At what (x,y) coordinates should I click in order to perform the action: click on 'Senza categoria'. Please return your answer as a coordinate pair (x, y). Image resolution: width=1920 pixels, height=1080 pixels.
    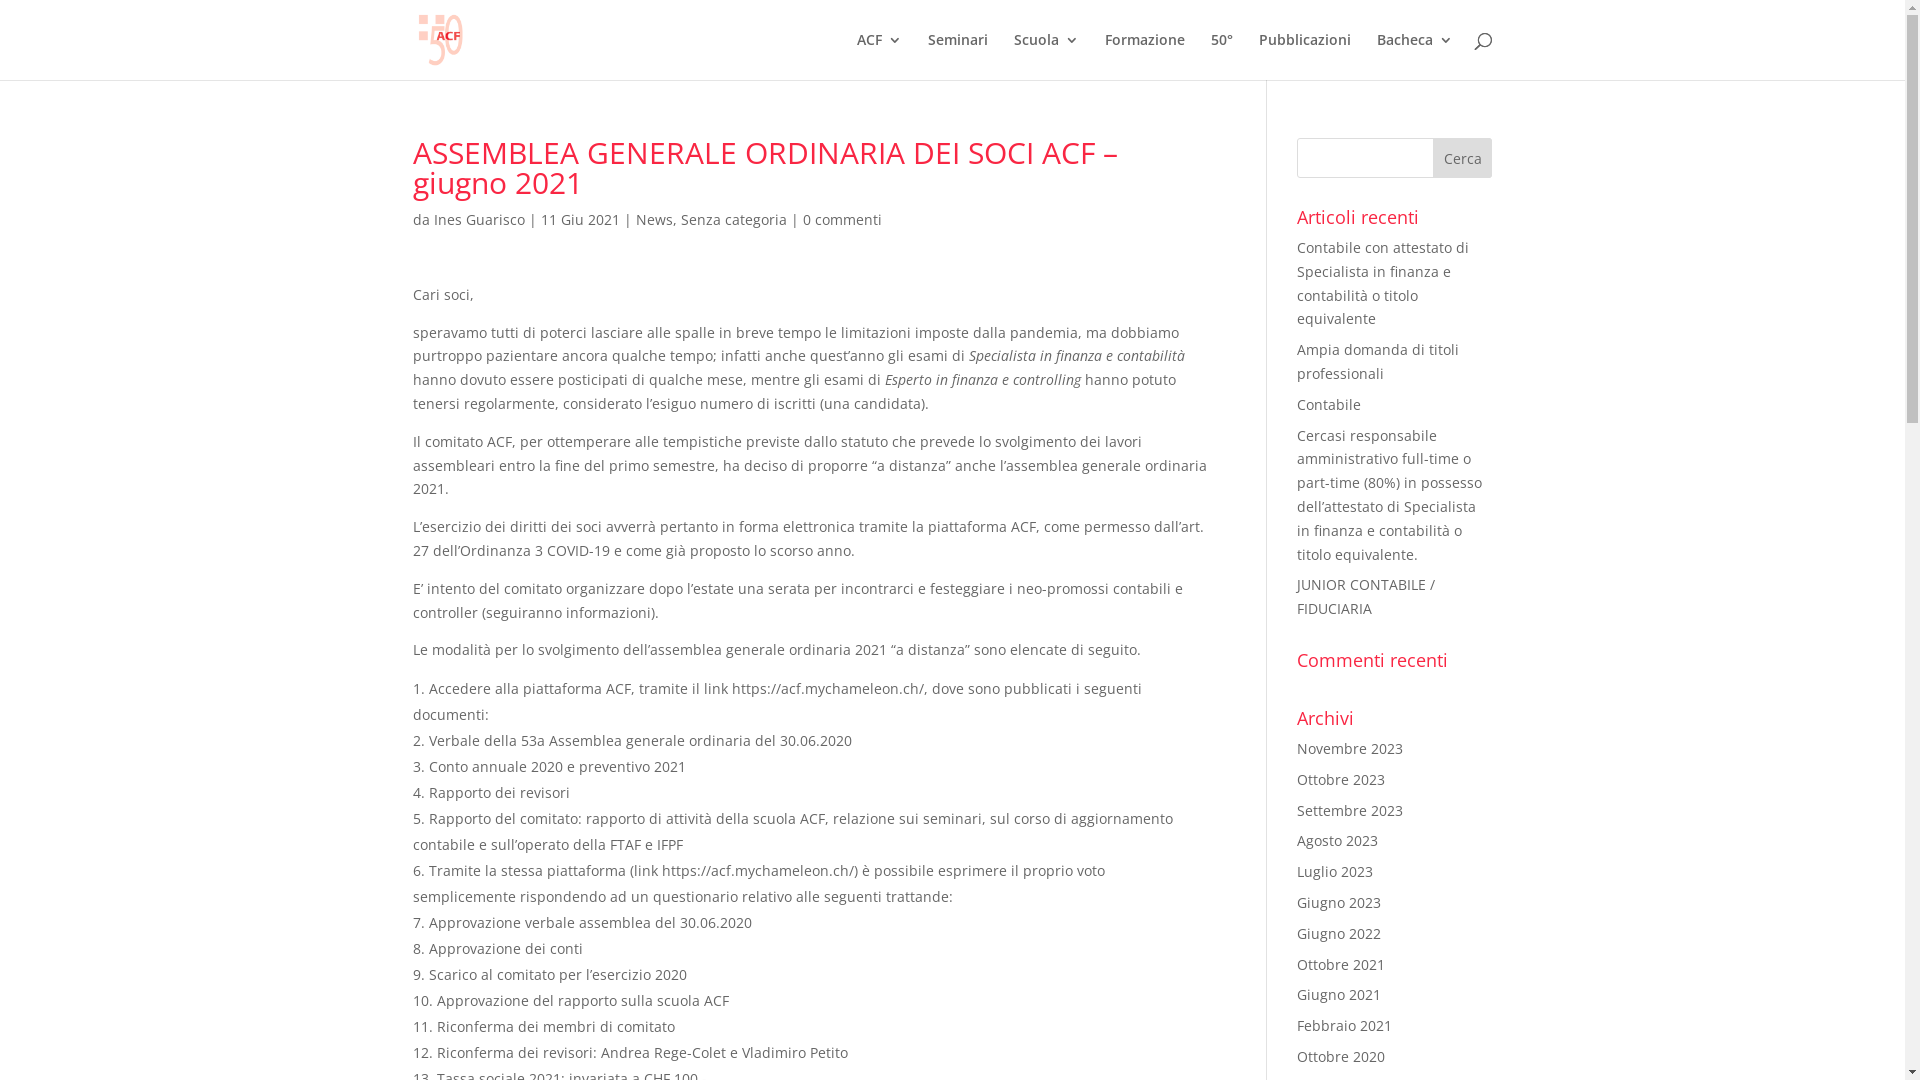
    Looking at the image, I should click on (732, 219).